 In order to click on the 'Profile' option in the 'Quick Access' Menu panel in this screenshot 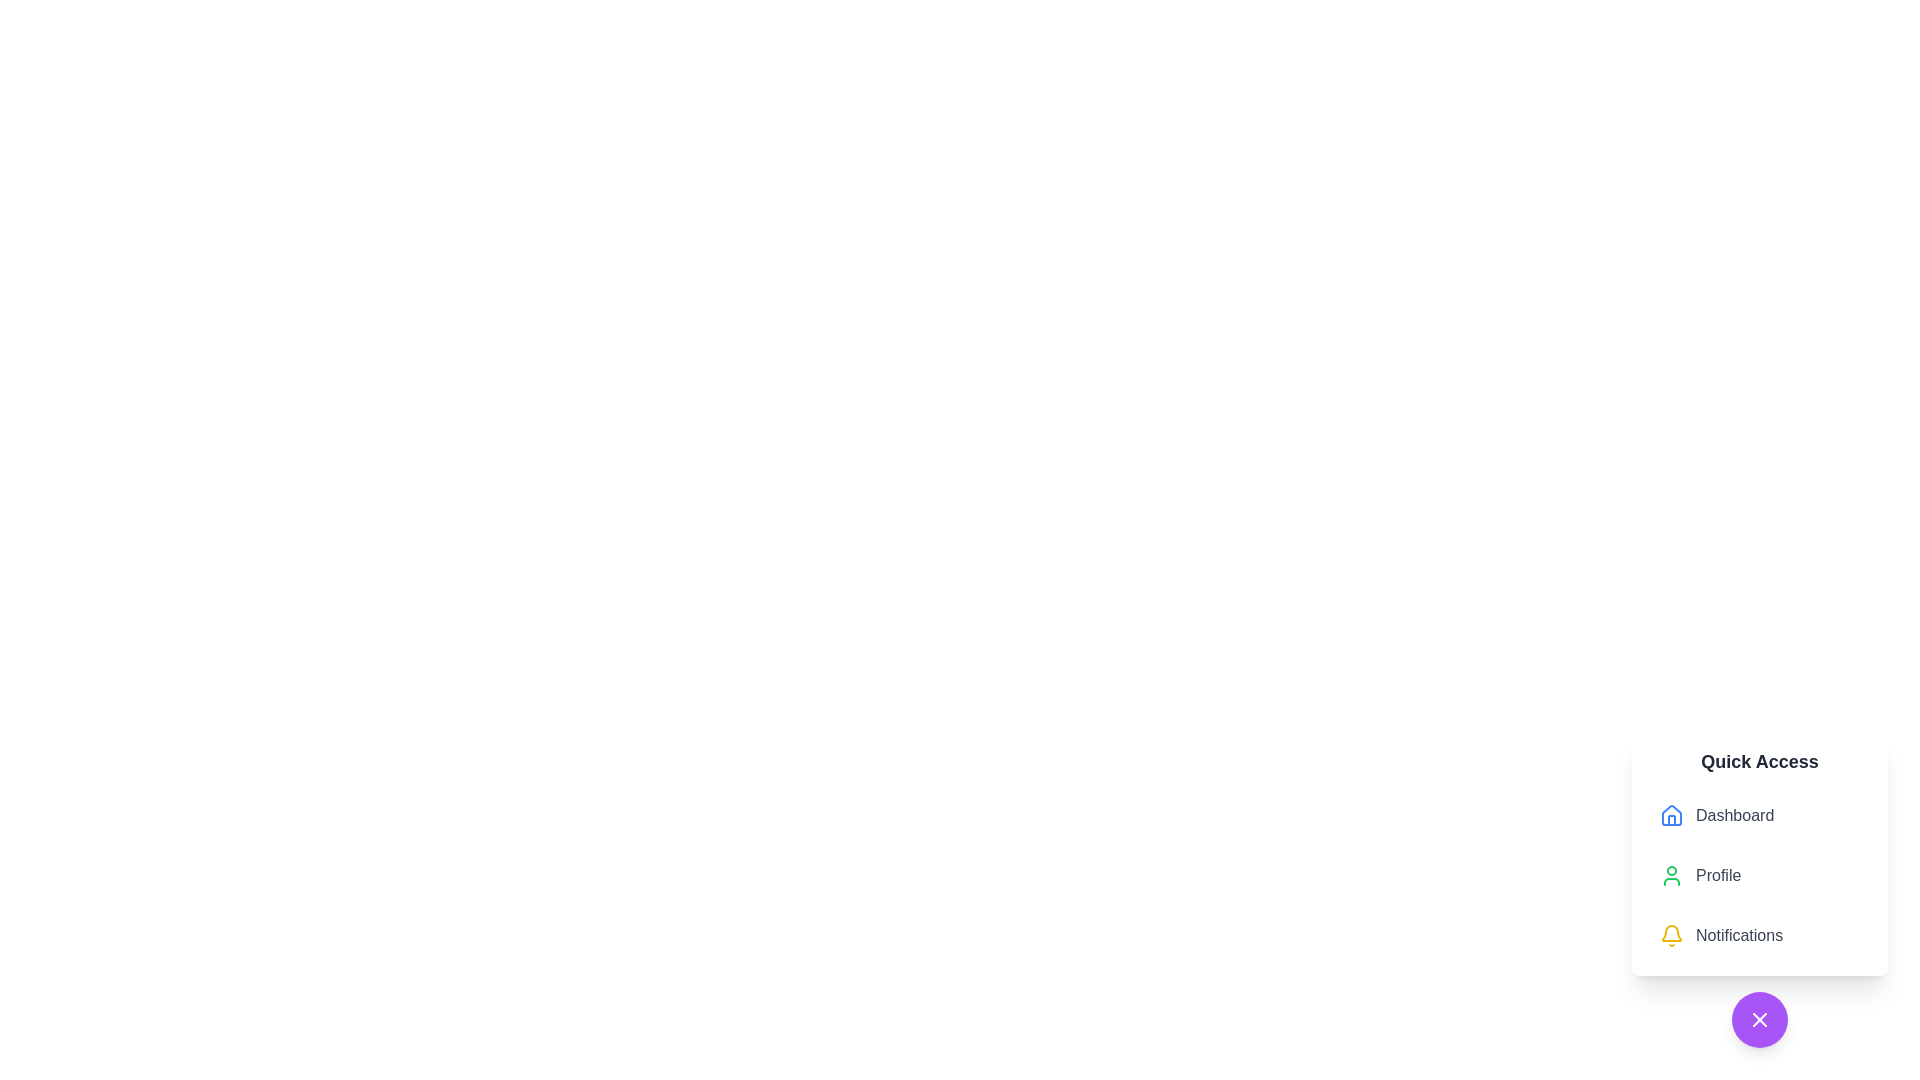, I will do `click(1760, 853)`.